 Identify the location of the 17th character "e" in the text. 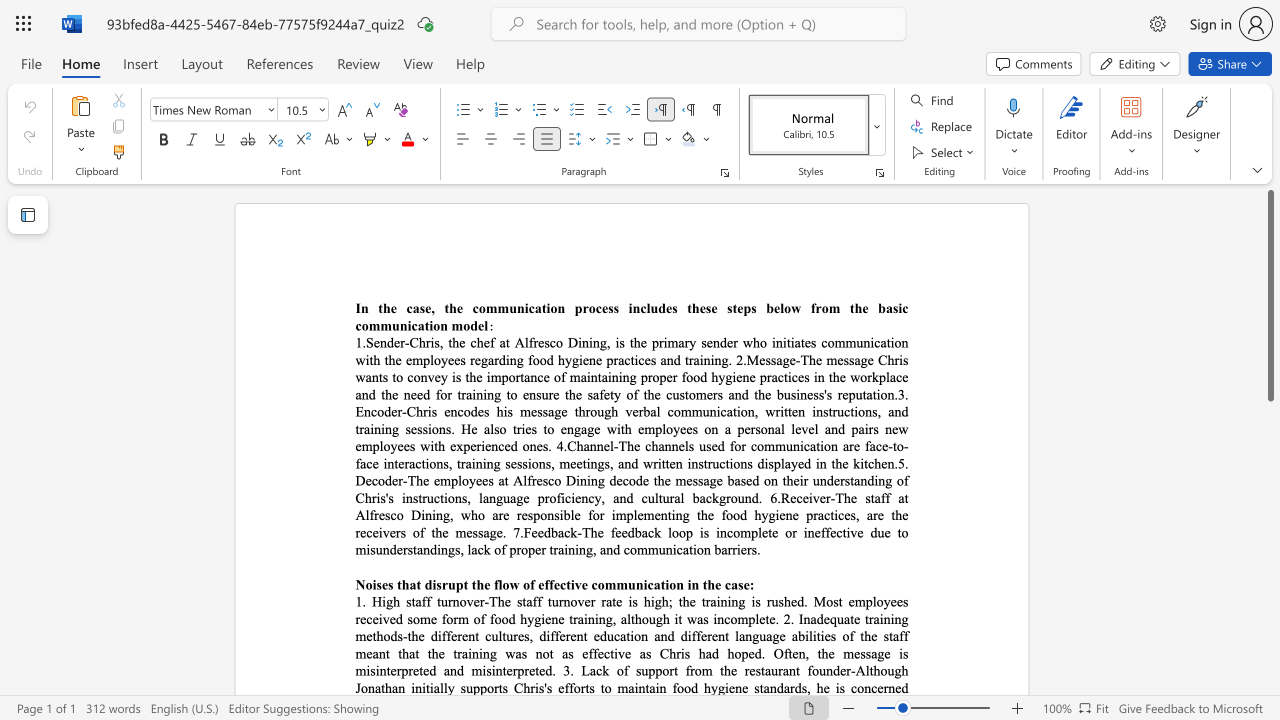
(599, 531).